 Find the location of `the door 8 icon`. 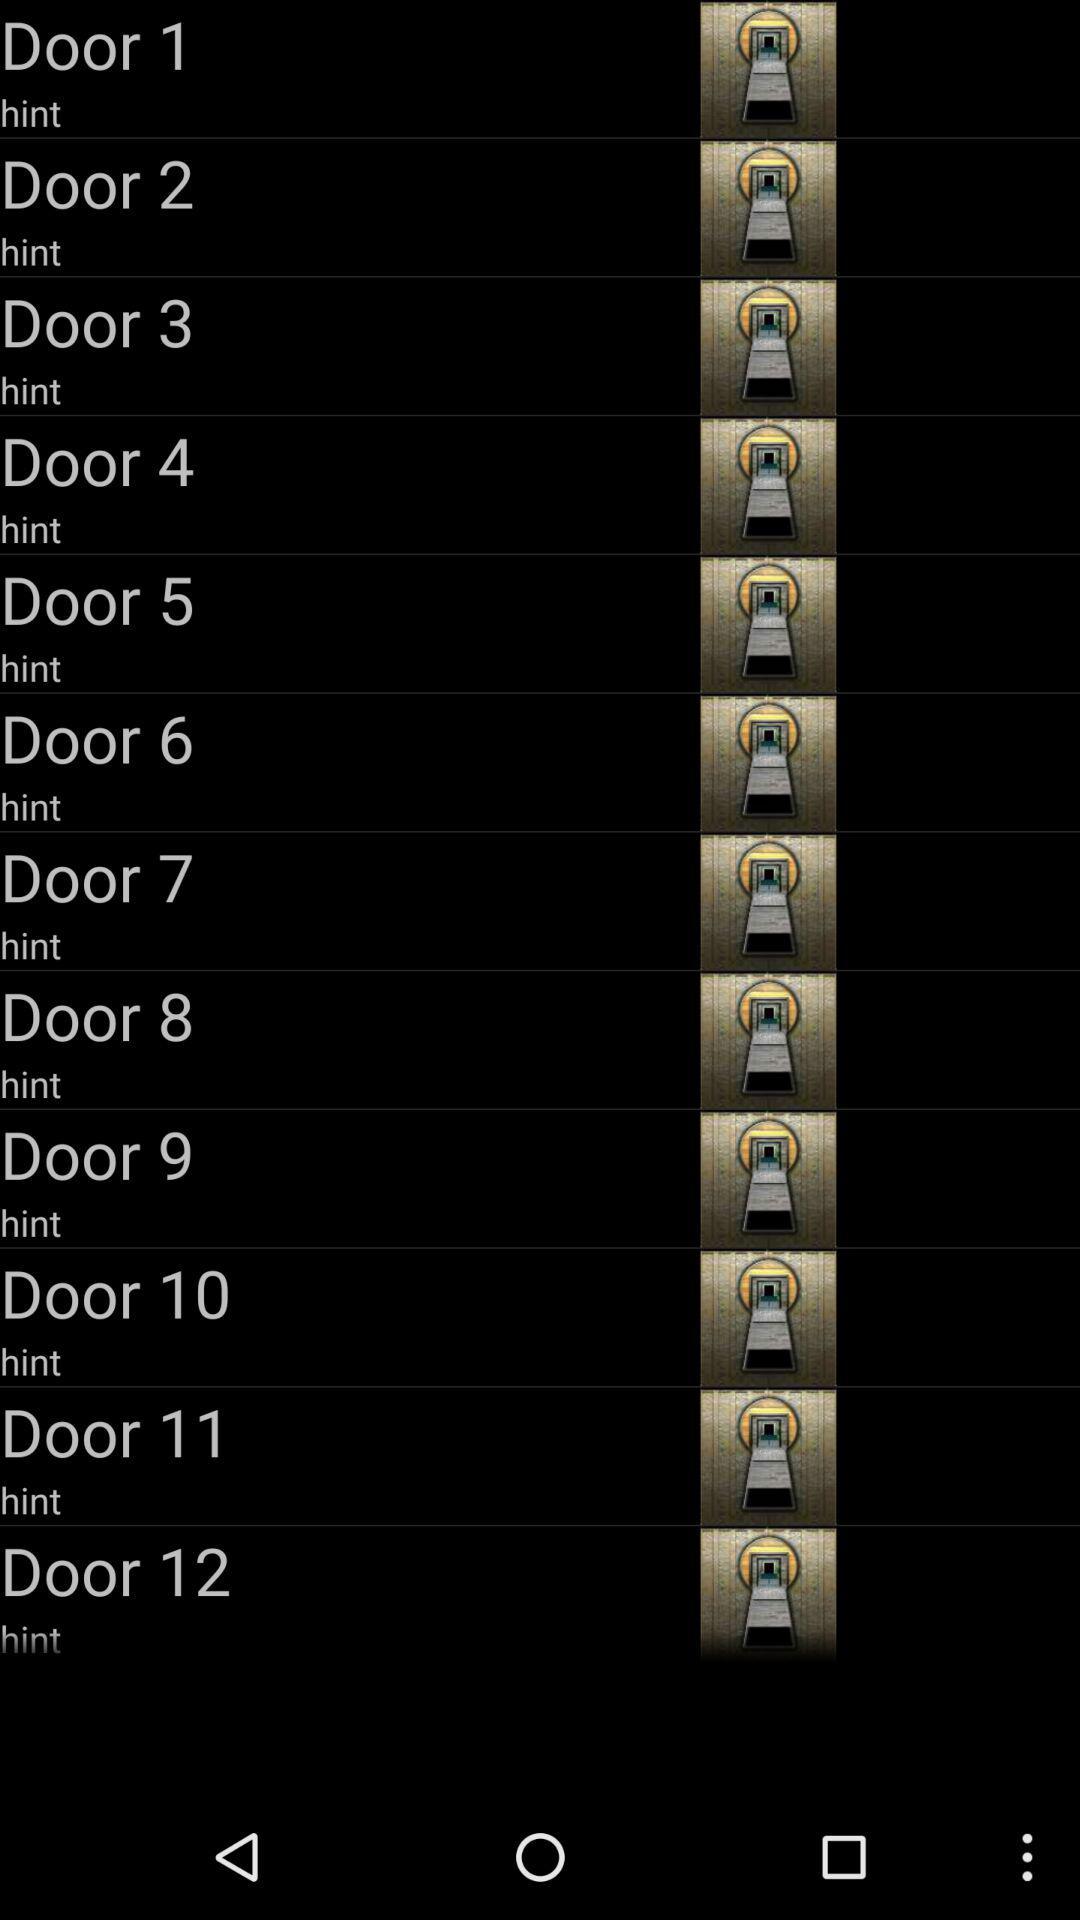

the door 8 icon is located at coordinates (346, 1015).